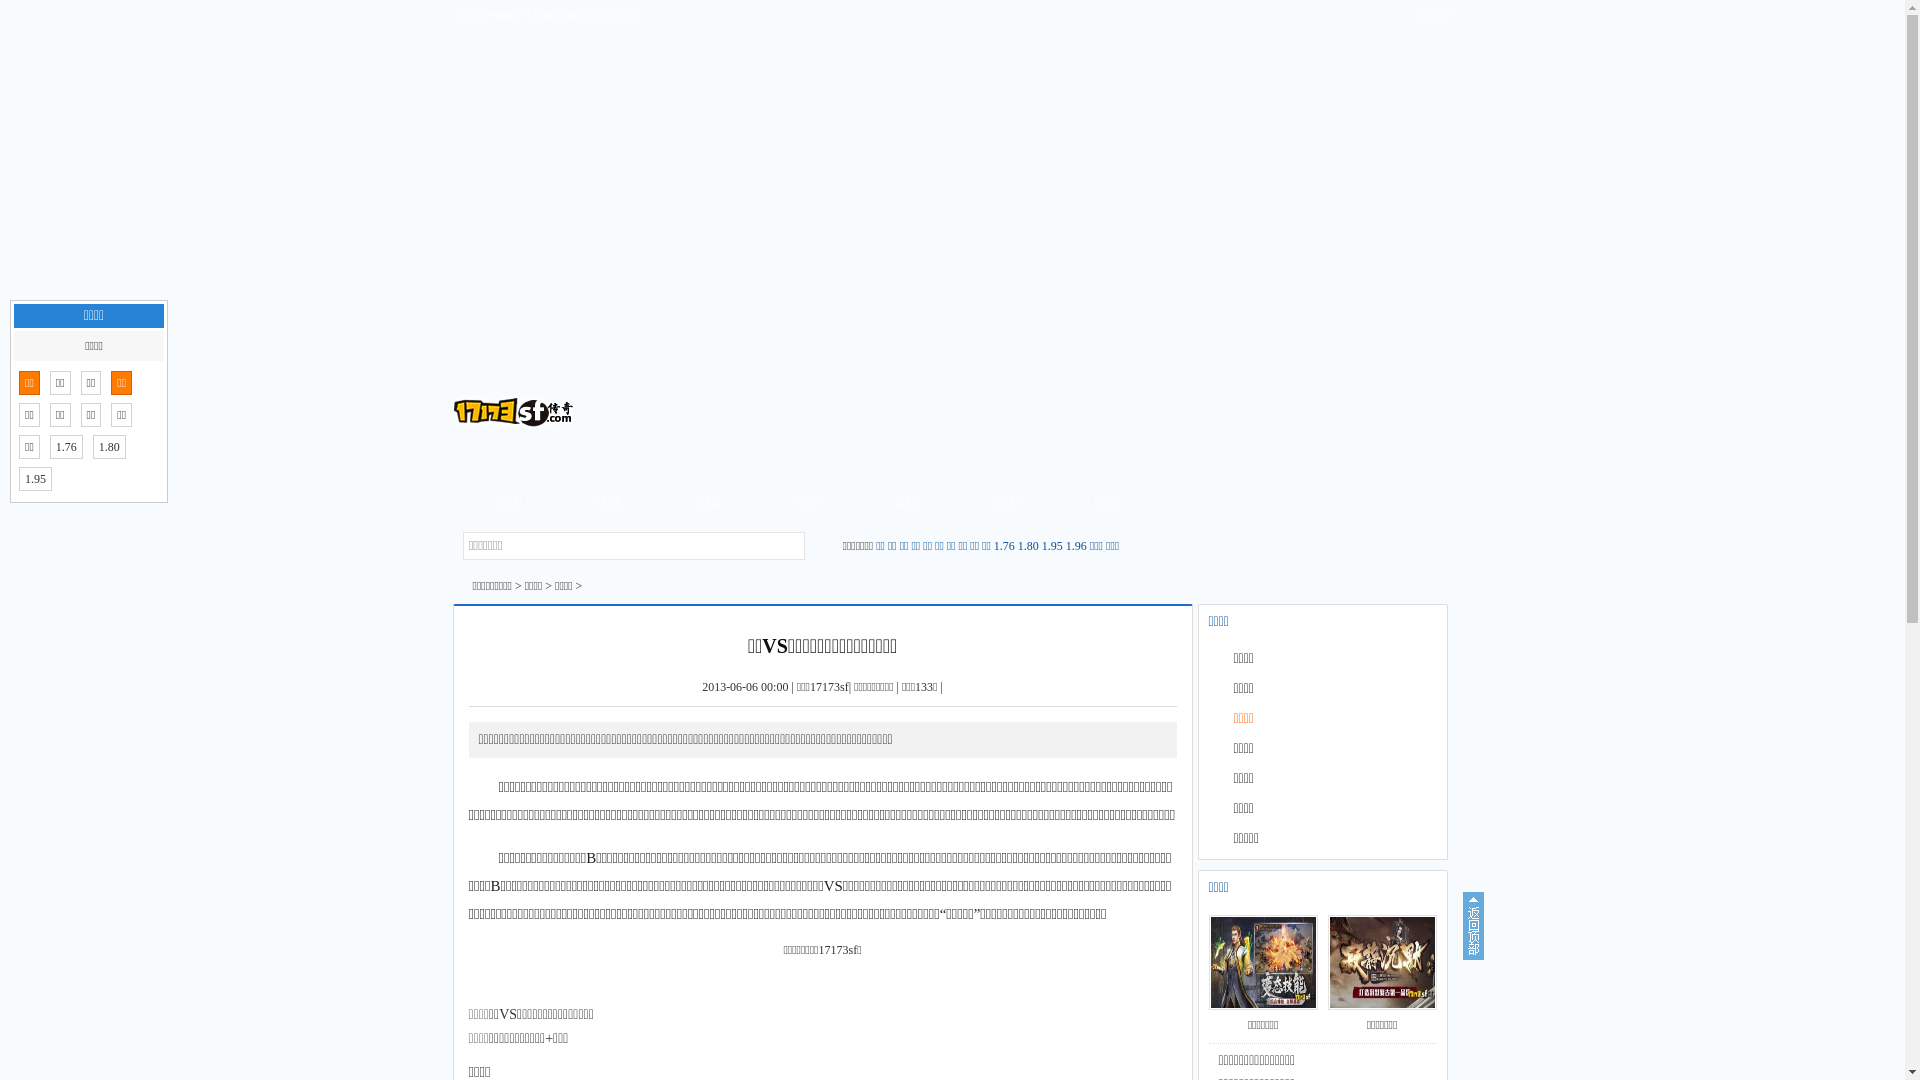 The width and height of the screenshot is (1920, 1080). Describe the element at coordinates (1004, 546) in the screenshot. I see `'1.76'` at that location.